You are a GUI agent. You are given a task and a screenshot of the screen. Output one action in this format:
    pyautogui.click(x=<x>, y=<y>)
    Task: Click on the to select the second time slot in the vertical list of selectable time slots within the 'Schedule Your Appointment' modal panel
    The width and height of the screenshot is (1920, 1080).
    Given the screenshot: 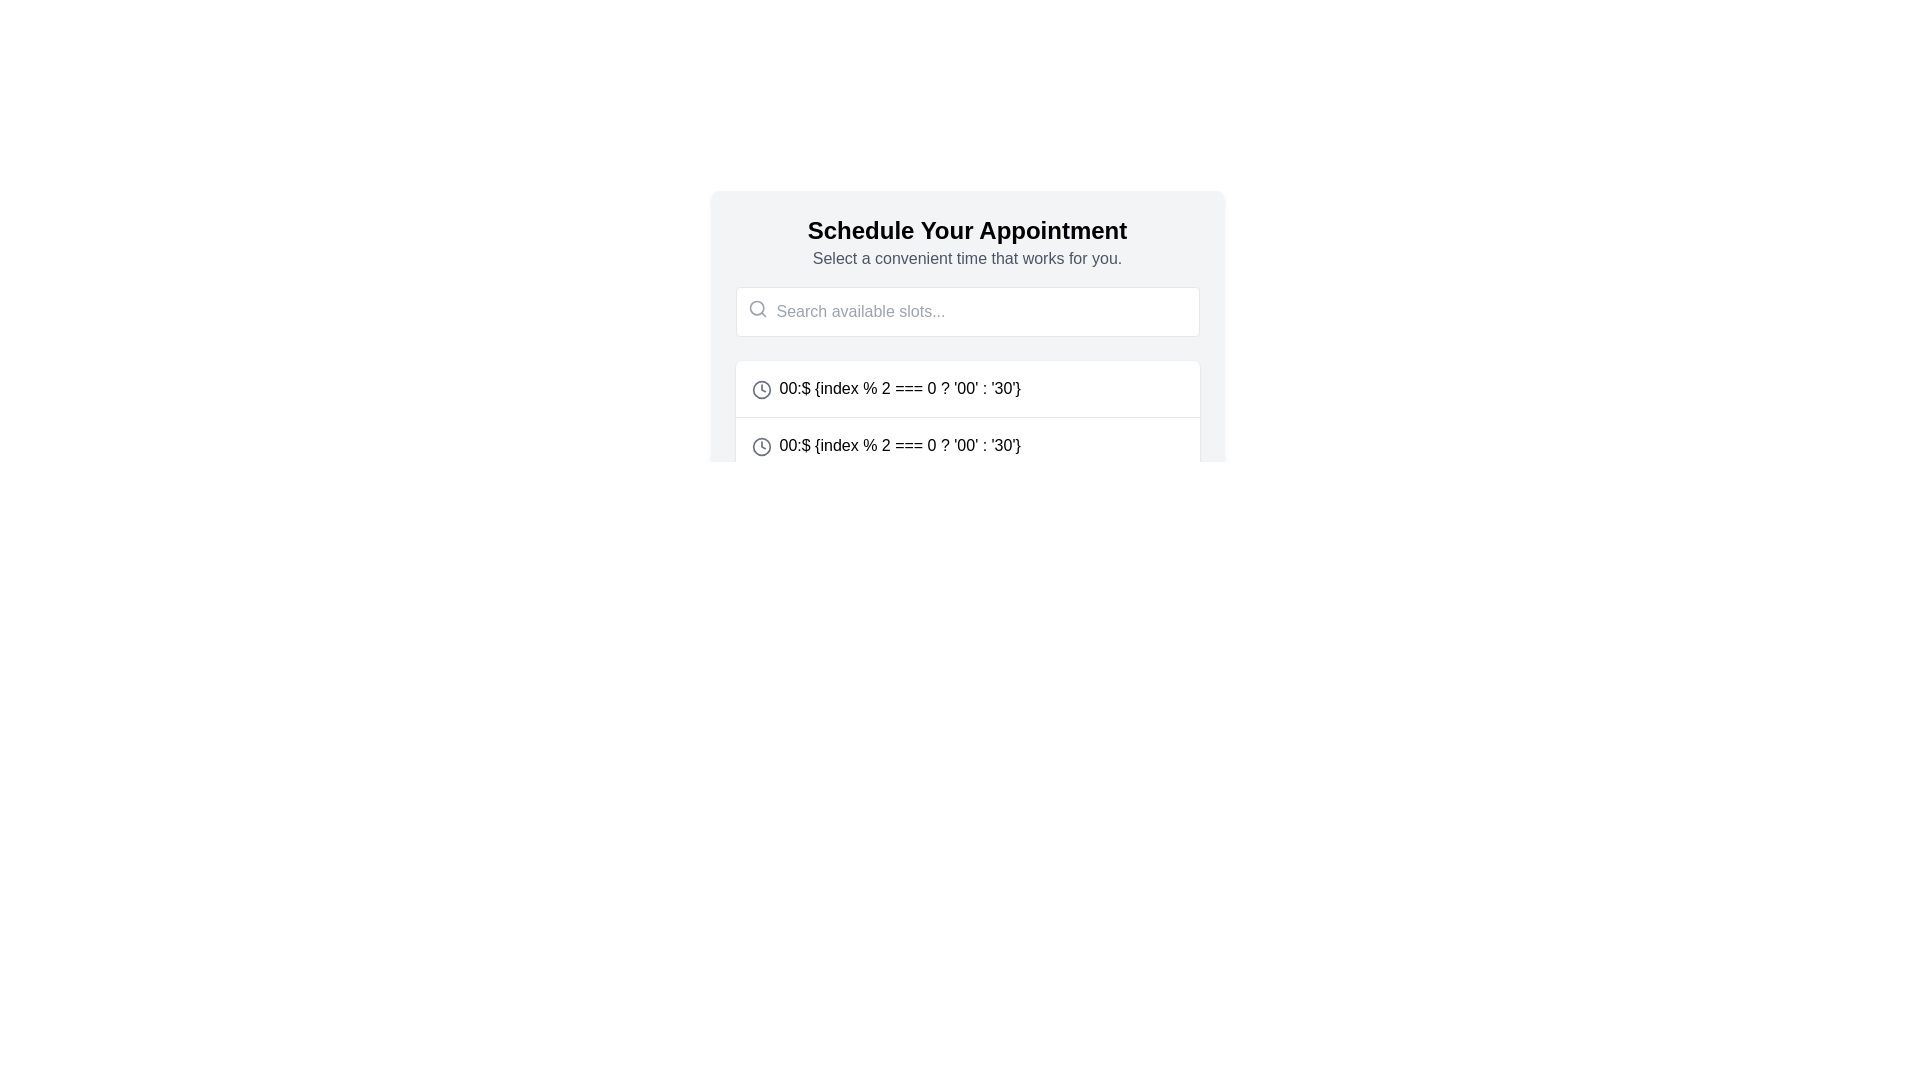 What is the action you would take?
    pyautogui.click(x=967, y=444)
    